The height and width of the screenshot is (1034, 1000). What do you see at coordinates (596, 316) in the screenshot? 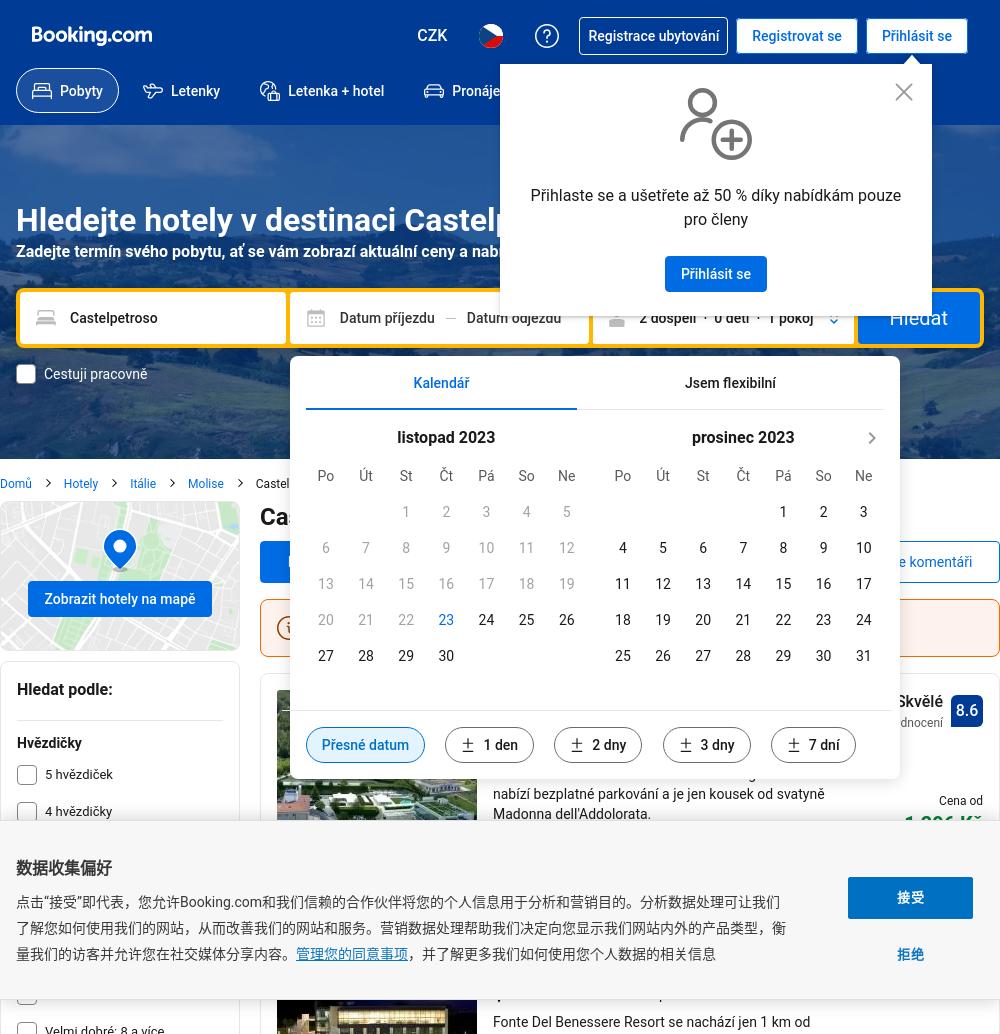
I see `'Den odjezdu'` at bounding box center [596, 316].